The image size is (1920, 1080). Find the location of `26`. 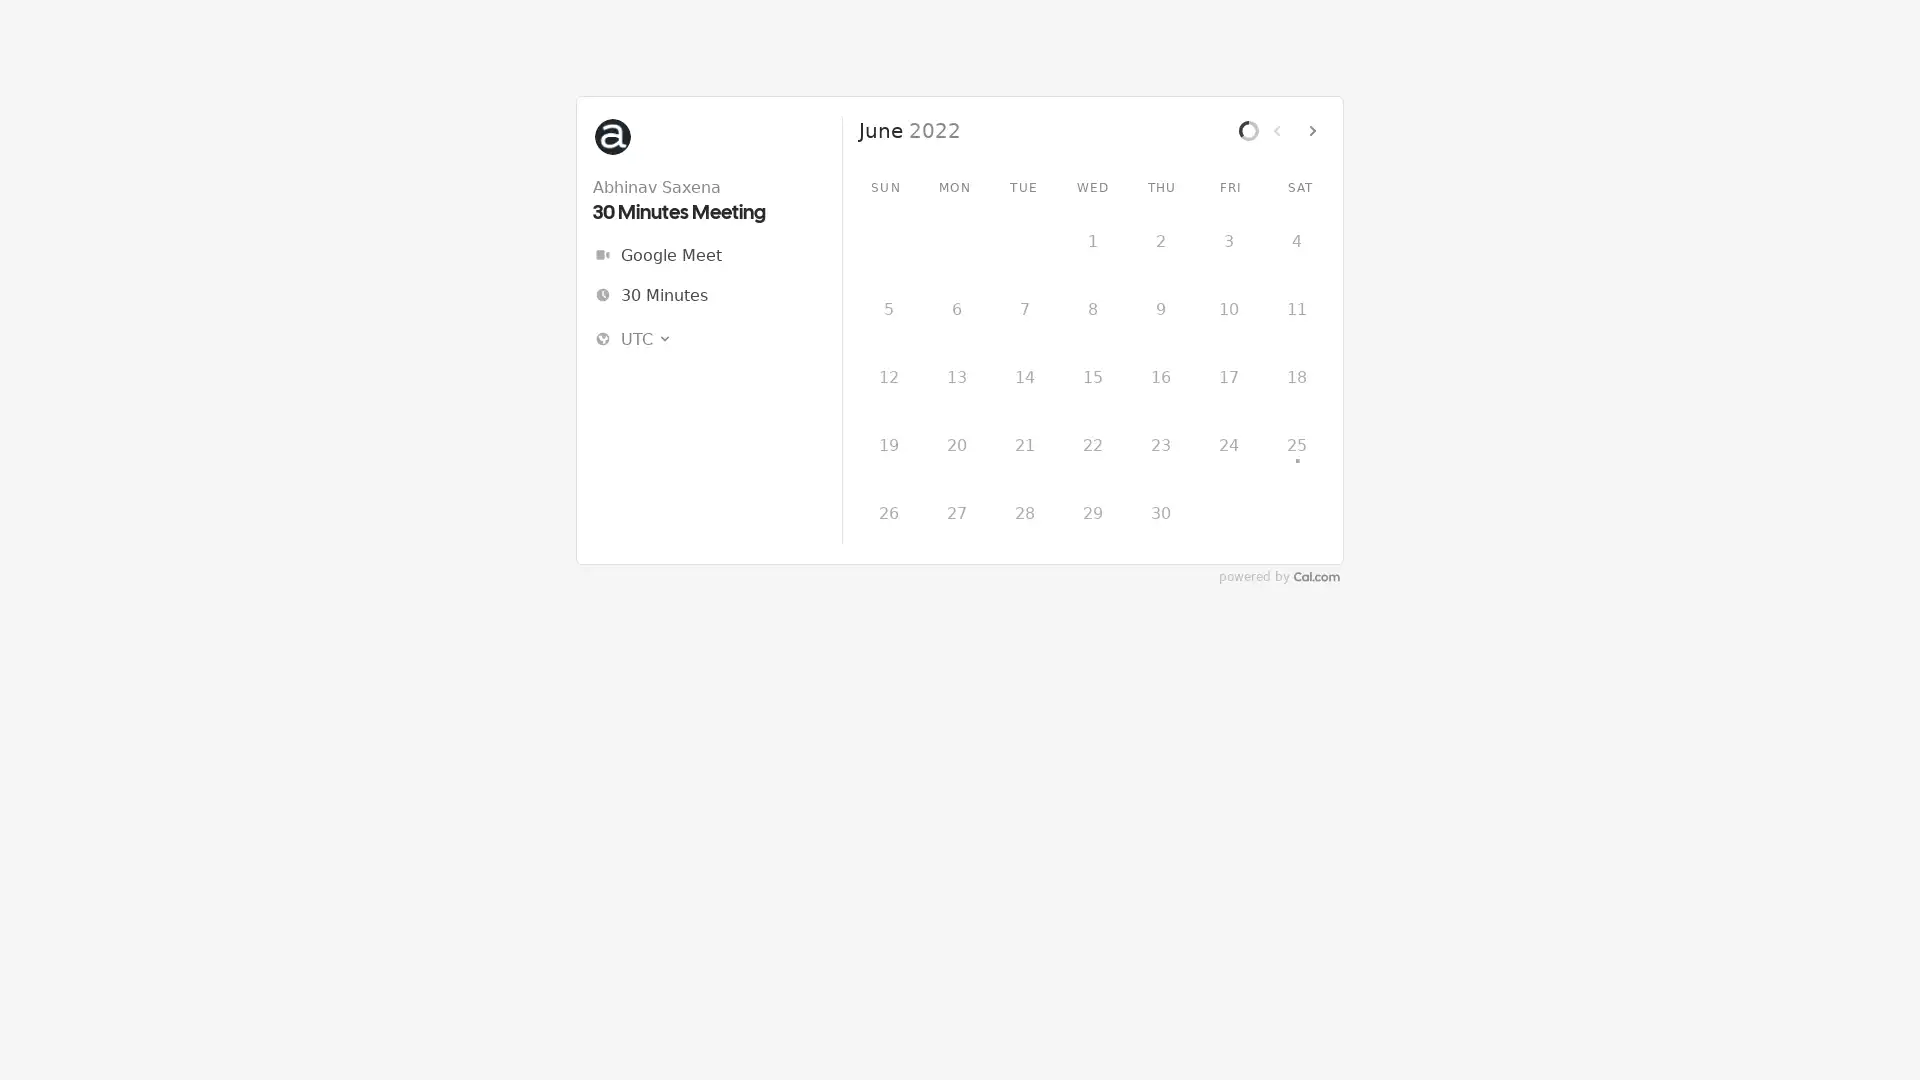

26 is located at coordinates (887, 512).